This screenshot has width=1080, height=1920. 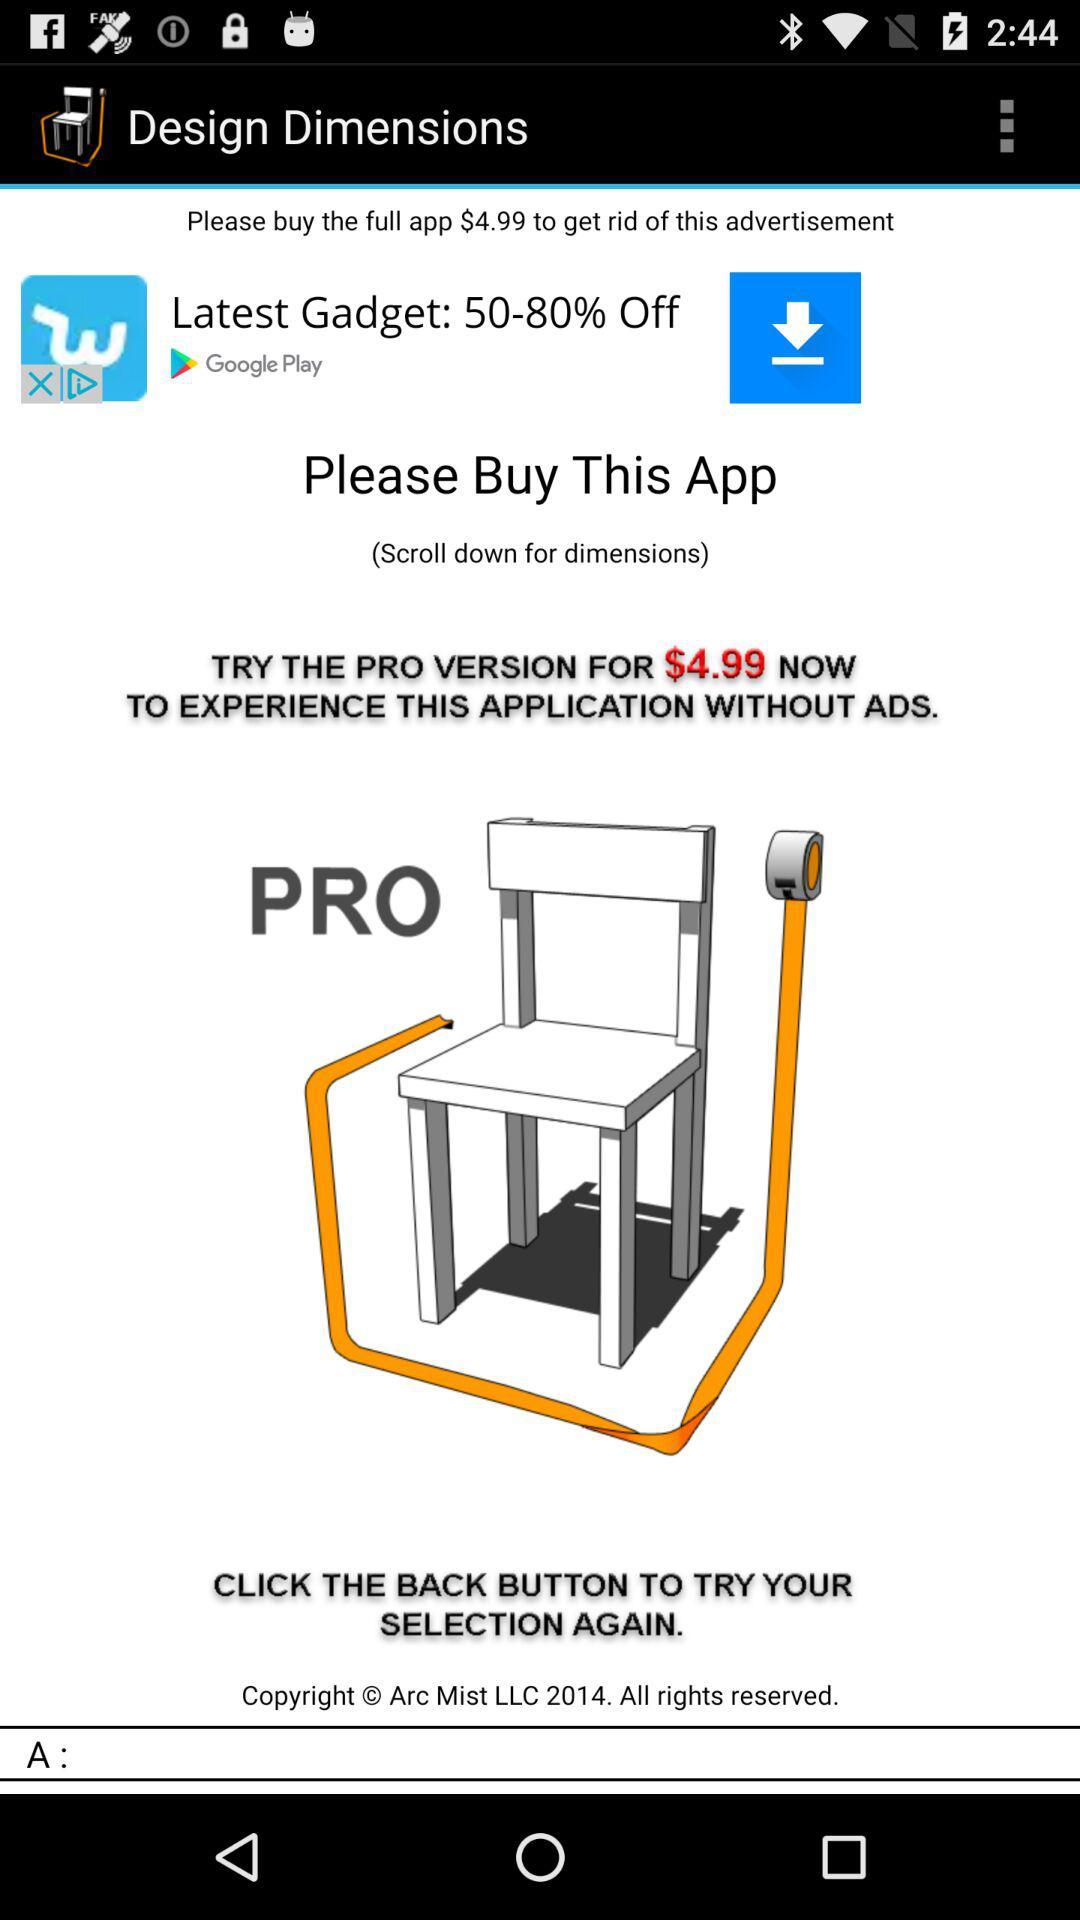 I want to click on scroll down for item, so click(x=540, y=552).